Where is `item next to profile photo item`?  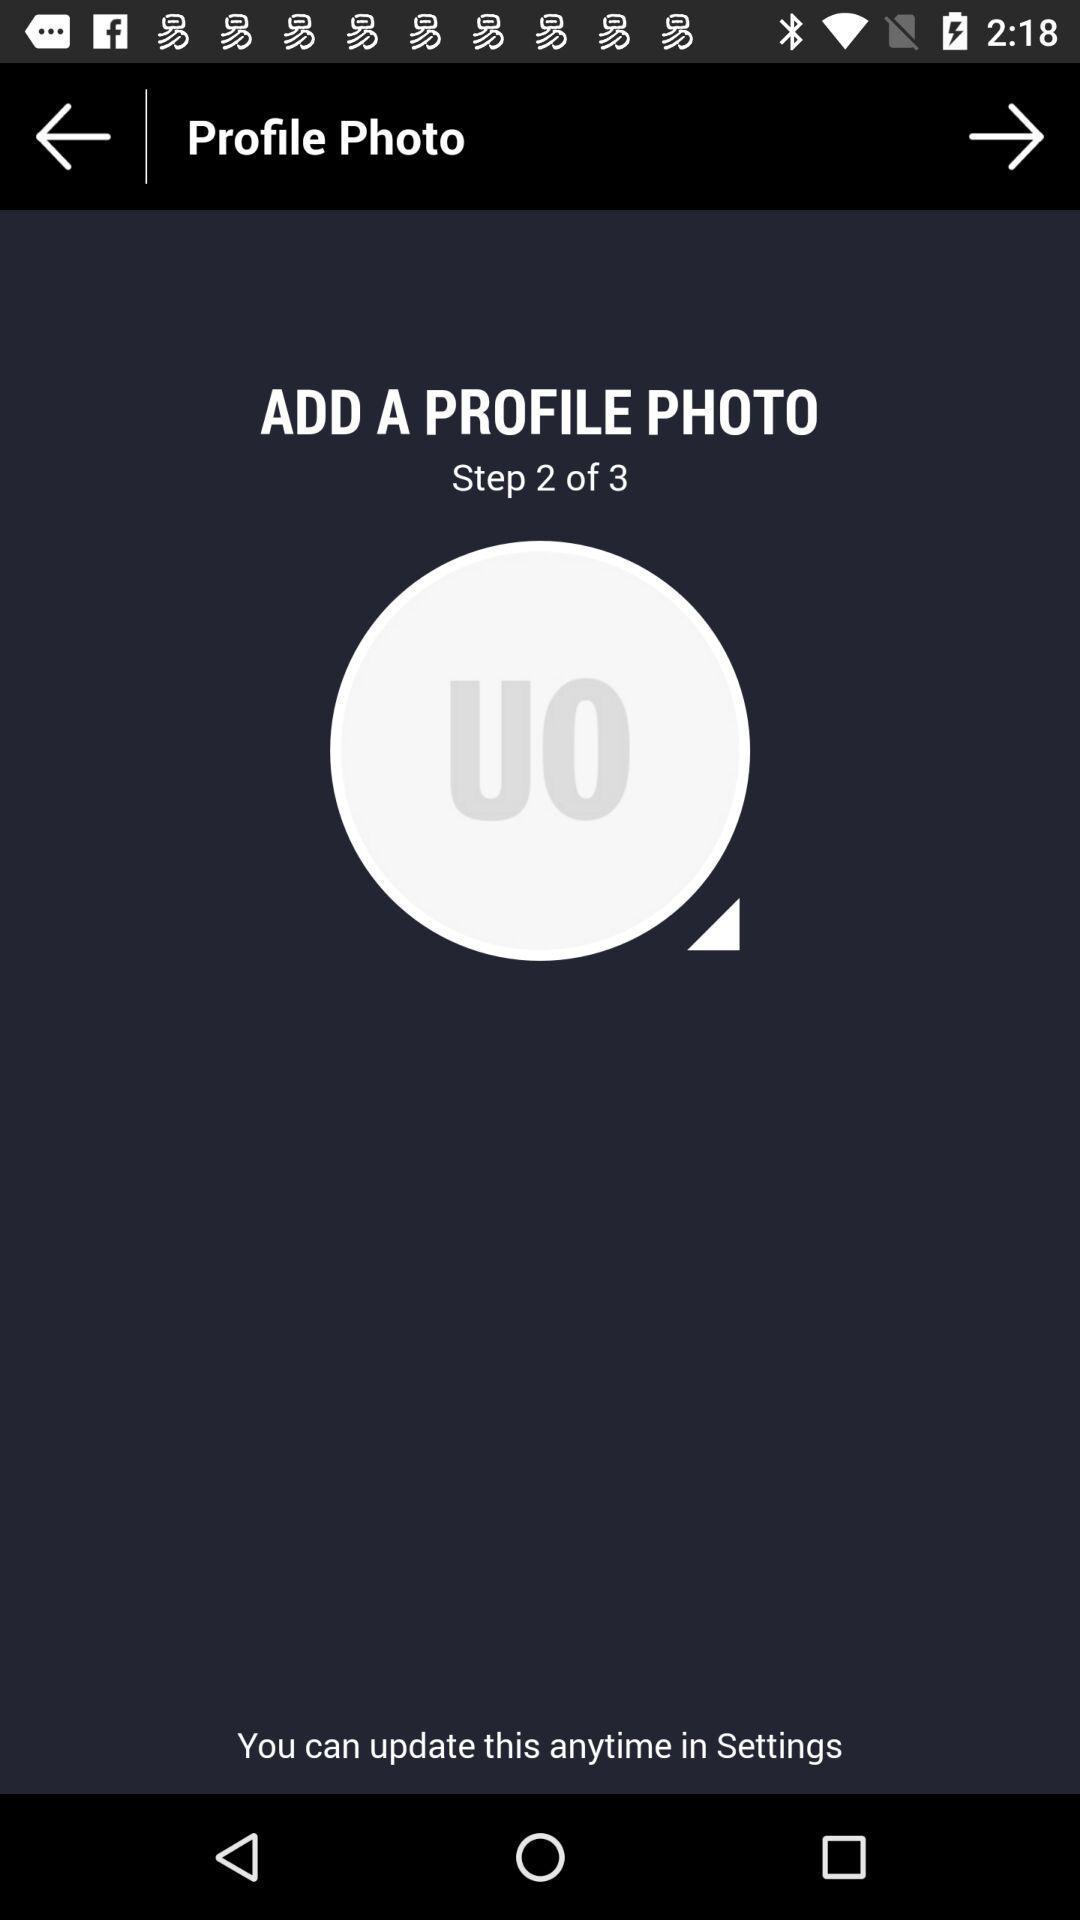
item next to profile photo item is located at coordinates (1006, 135).